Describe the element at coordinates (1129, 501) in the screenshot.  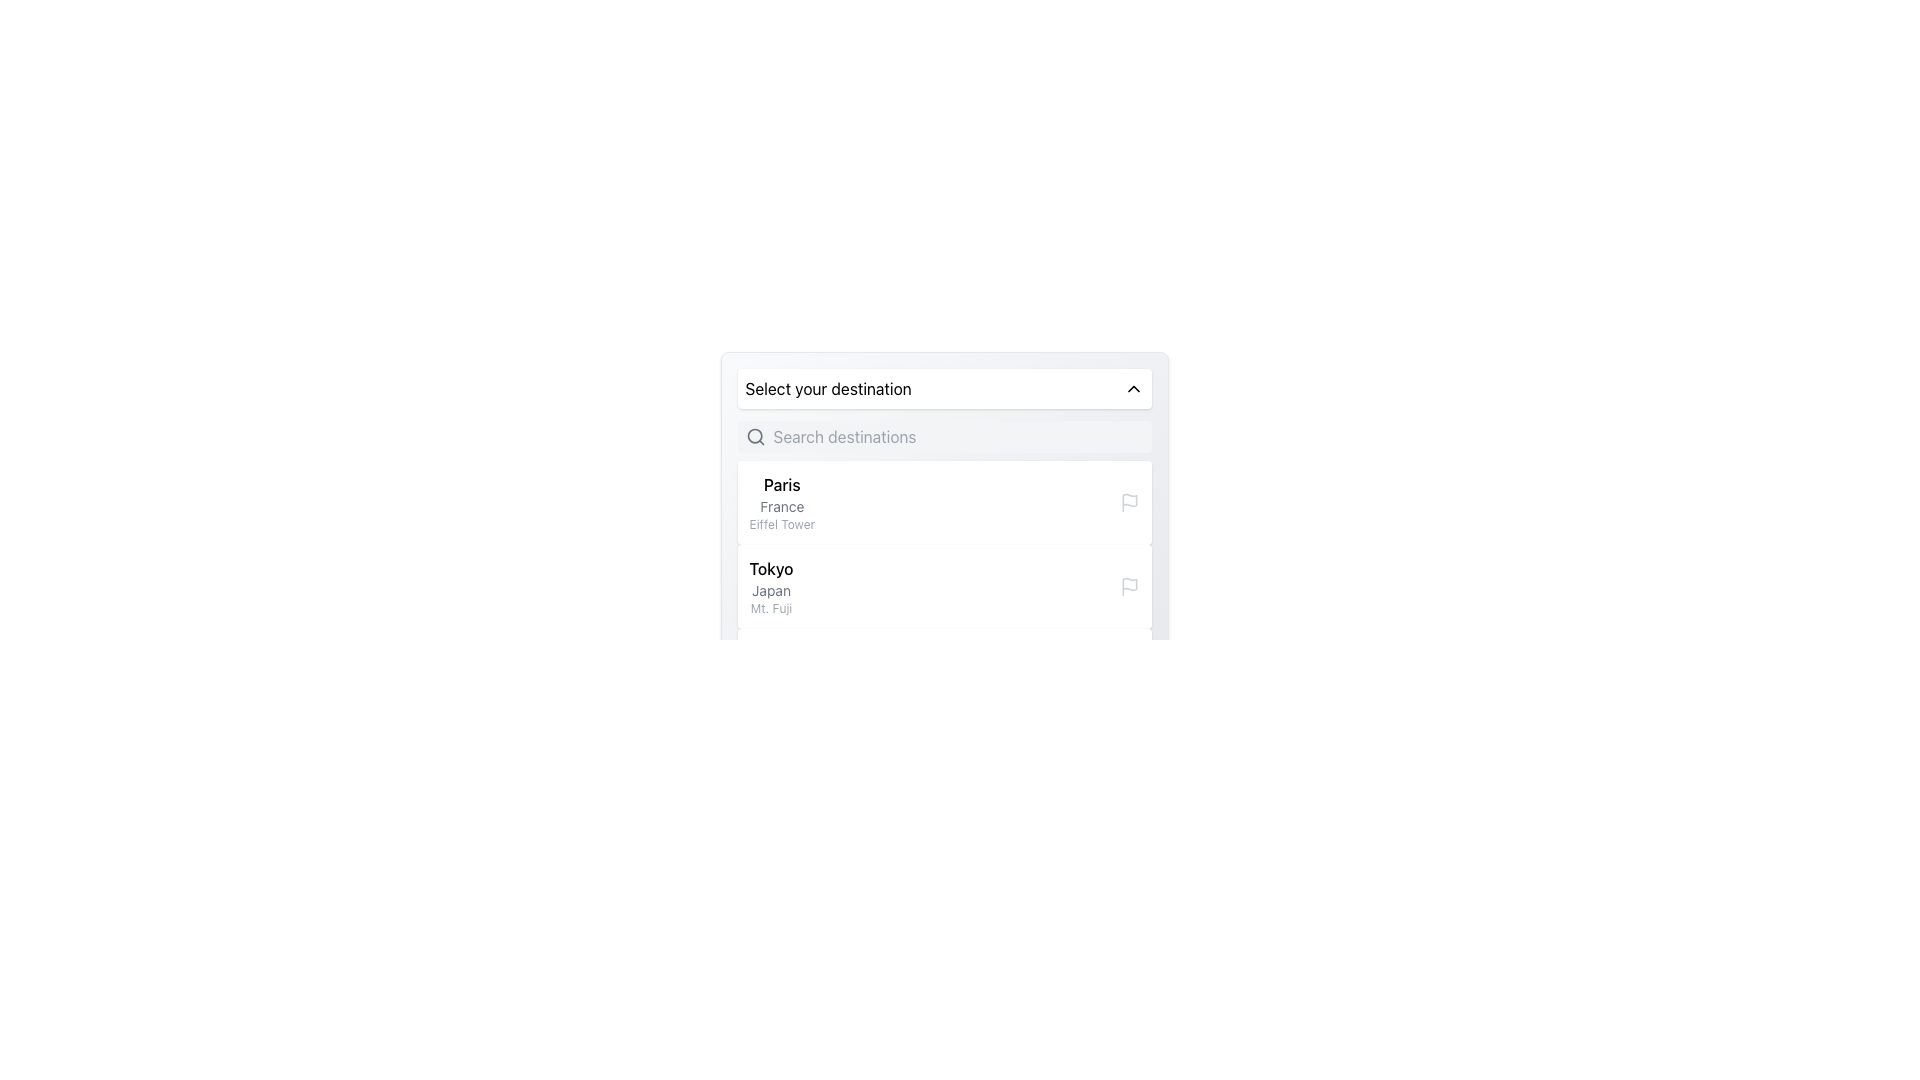
I see `the icon in the top-right corner of the list item containing 'Paris', 'France', and 'Eiffel Tower'` at that location.